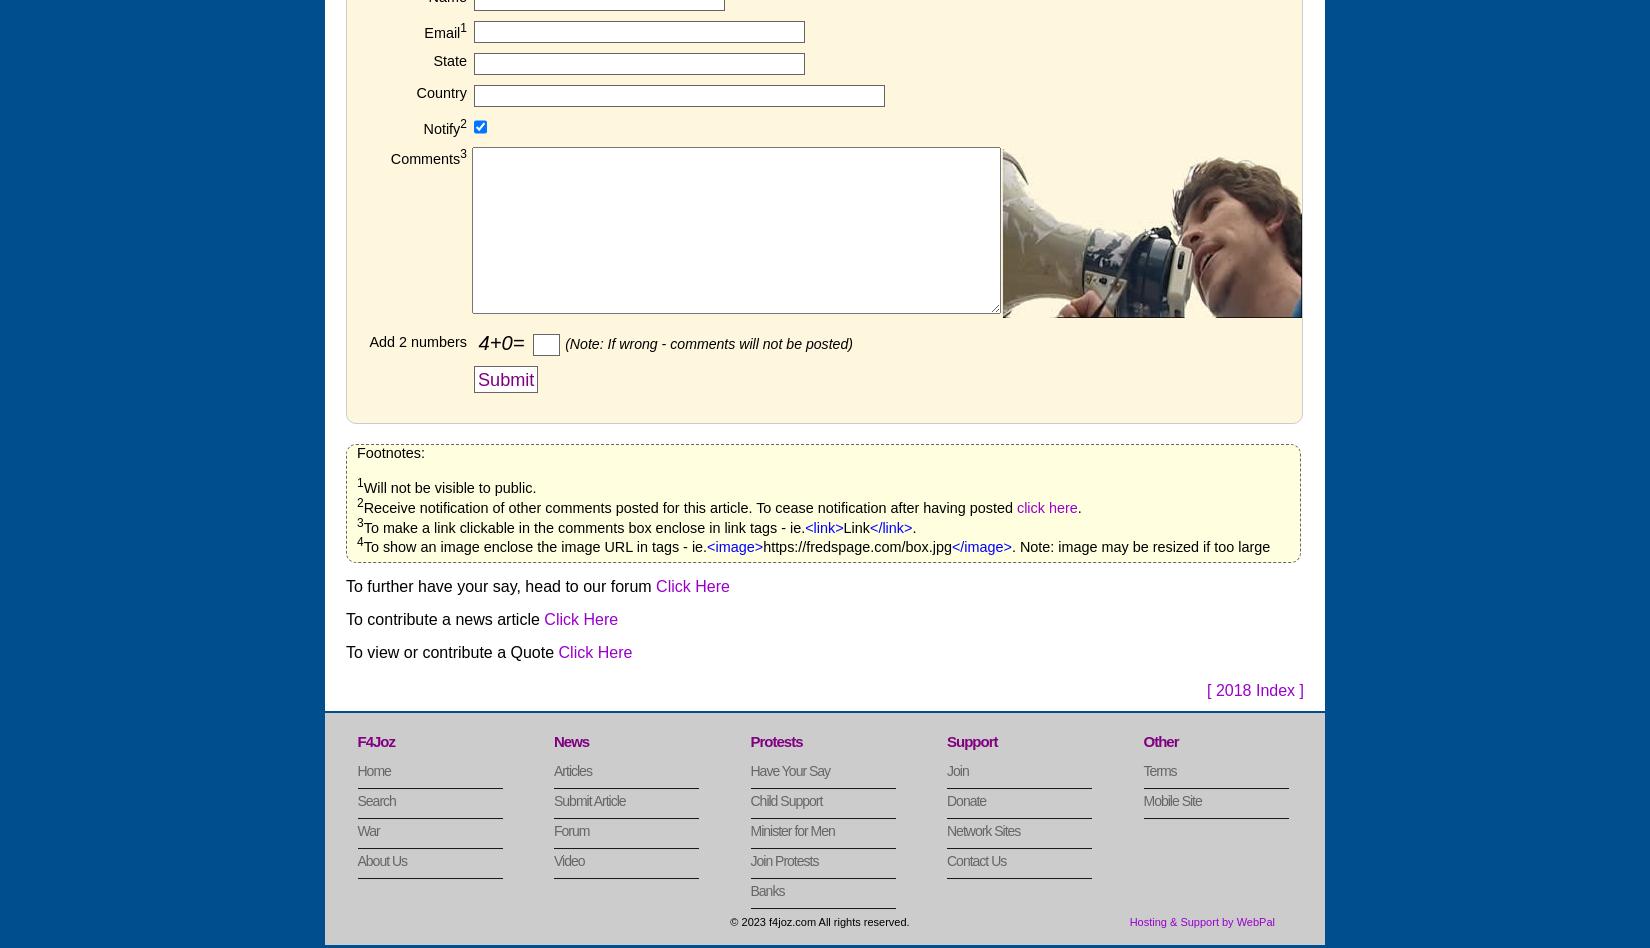  Describe the element at coordinates (440, 91) in the screenshot. I see `'Country'` at that location.